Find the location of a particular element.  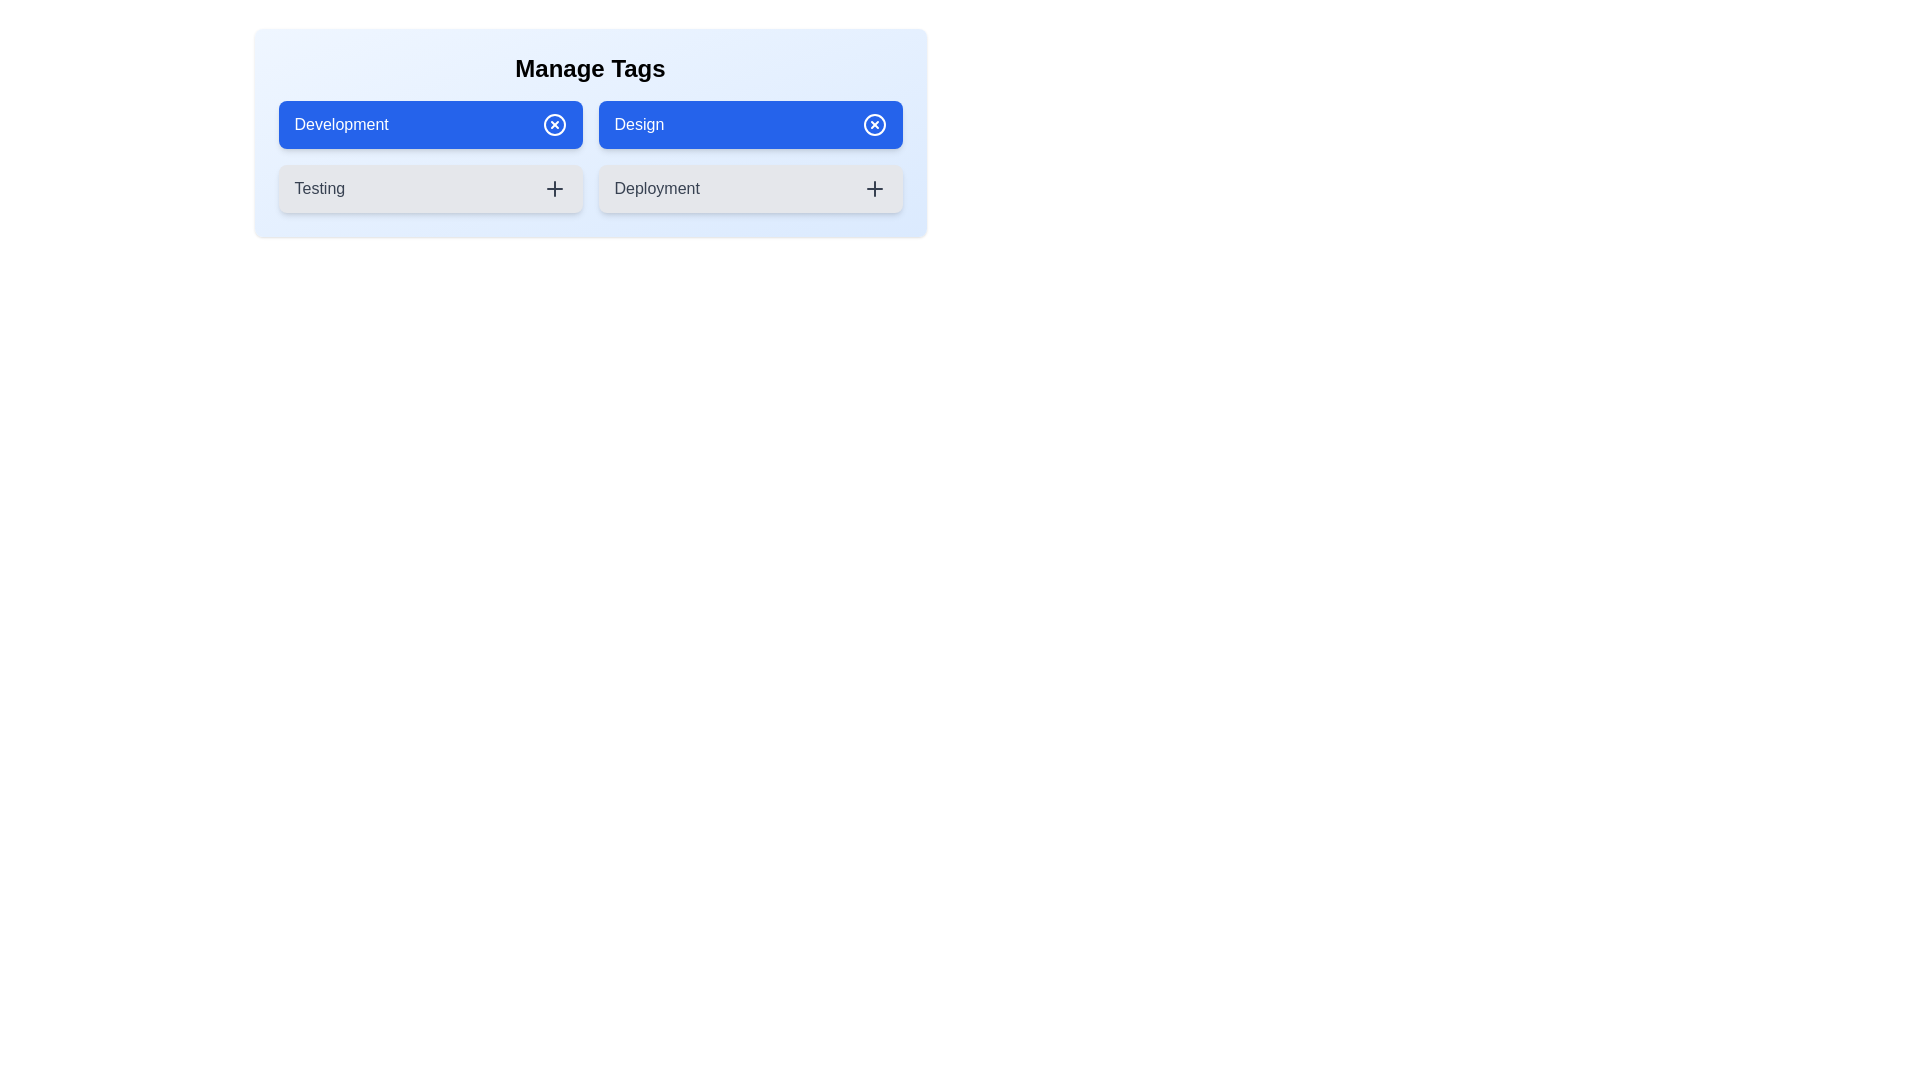

the close icon of the 'Development' tag to remove it is located at coordinates (554, 124).